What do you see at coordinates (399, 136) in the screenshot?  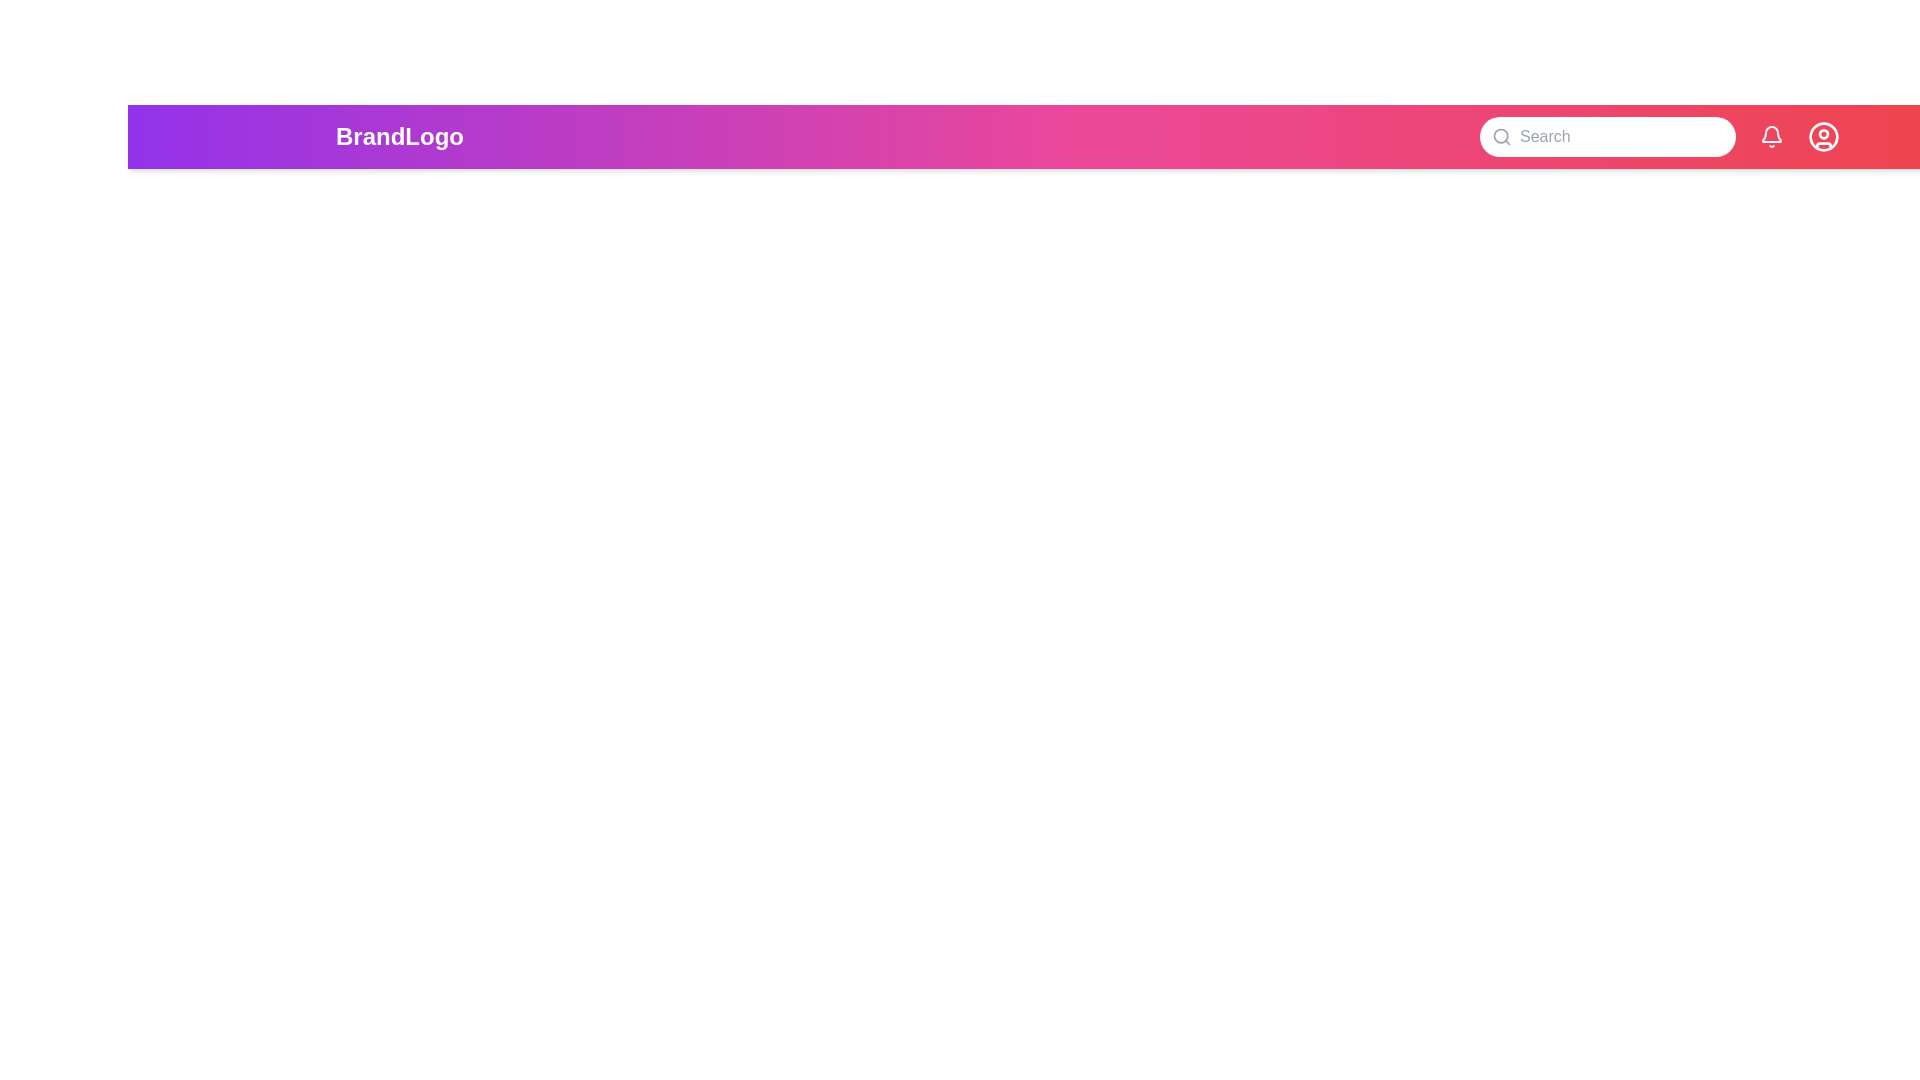 I see `the 'BrandLogo' text label in the top-left corner of the header section to redirect to the homepage` at bounding box center [399, 136].